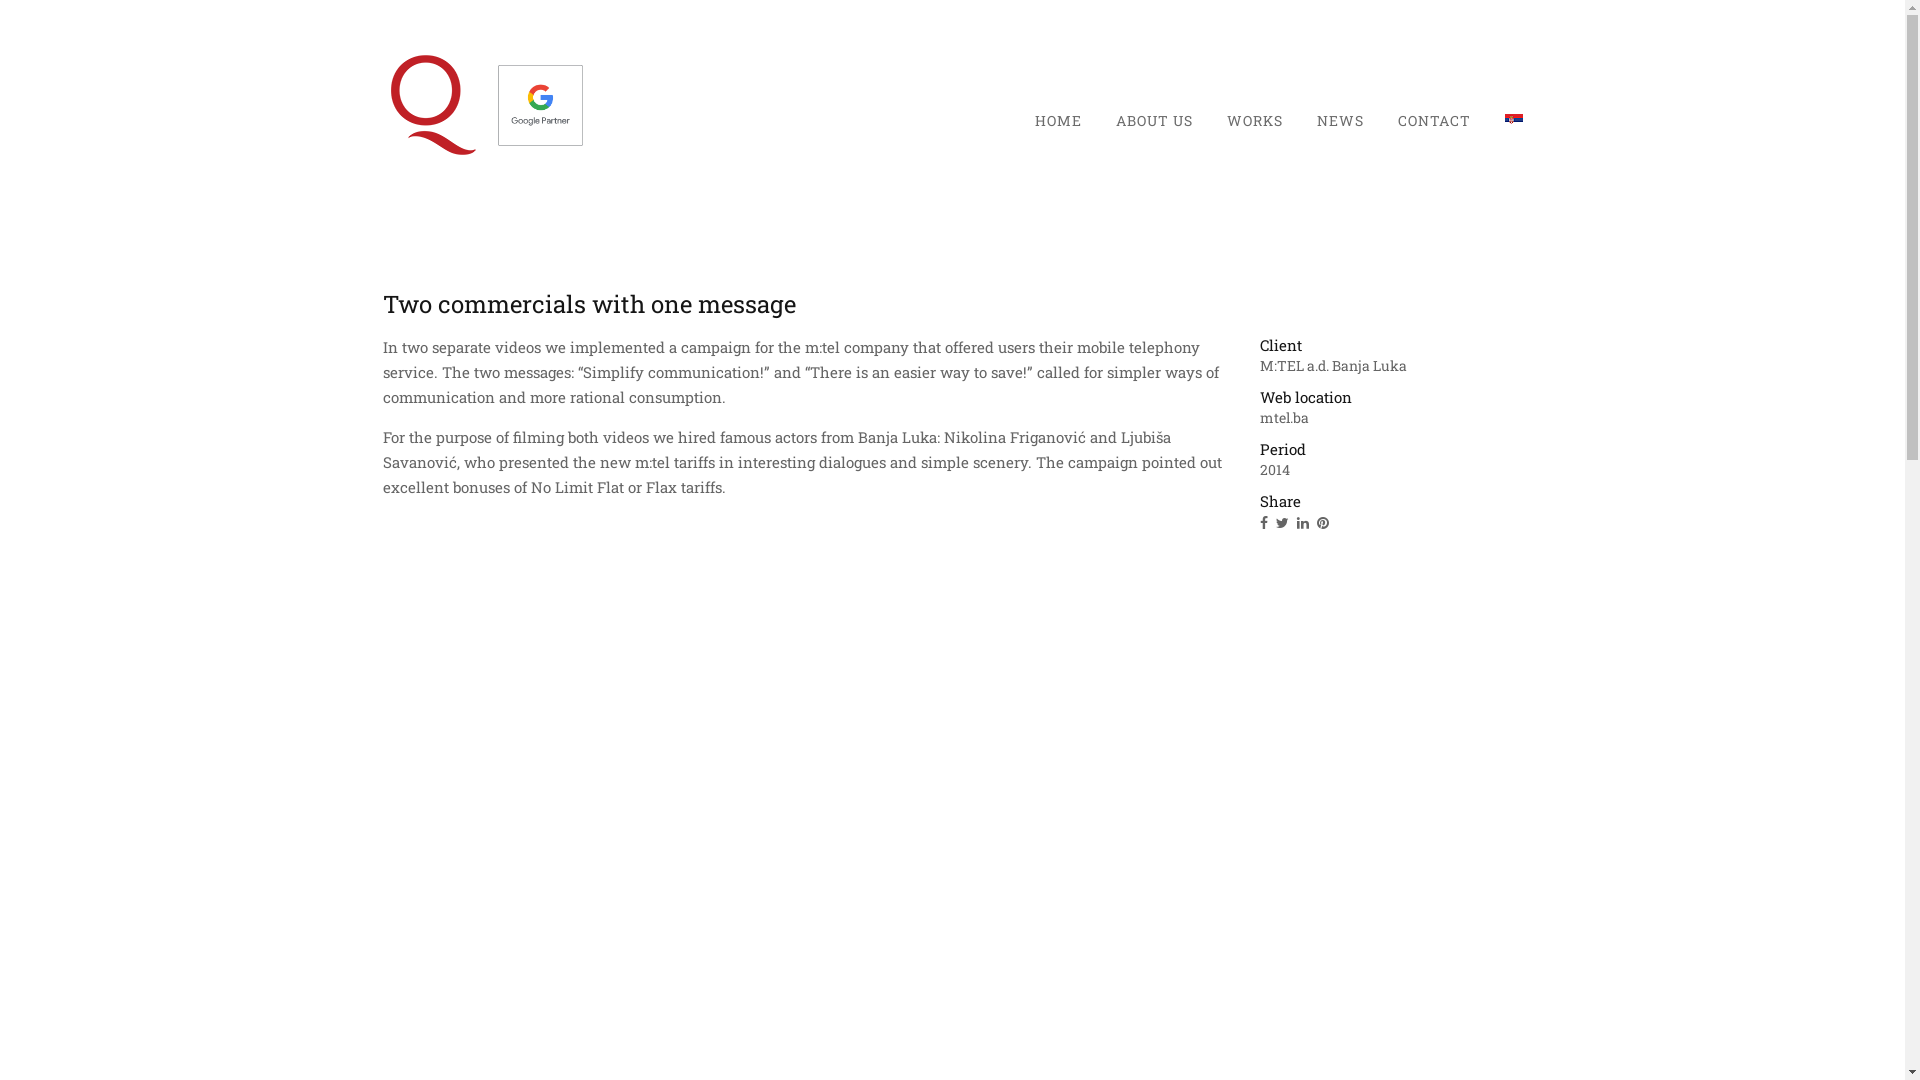 The height and width of the screenshot is (1080, 1920). Describe the element at coordinates (1056, 120) in the screenshot. I see `'HOME'` at that location.